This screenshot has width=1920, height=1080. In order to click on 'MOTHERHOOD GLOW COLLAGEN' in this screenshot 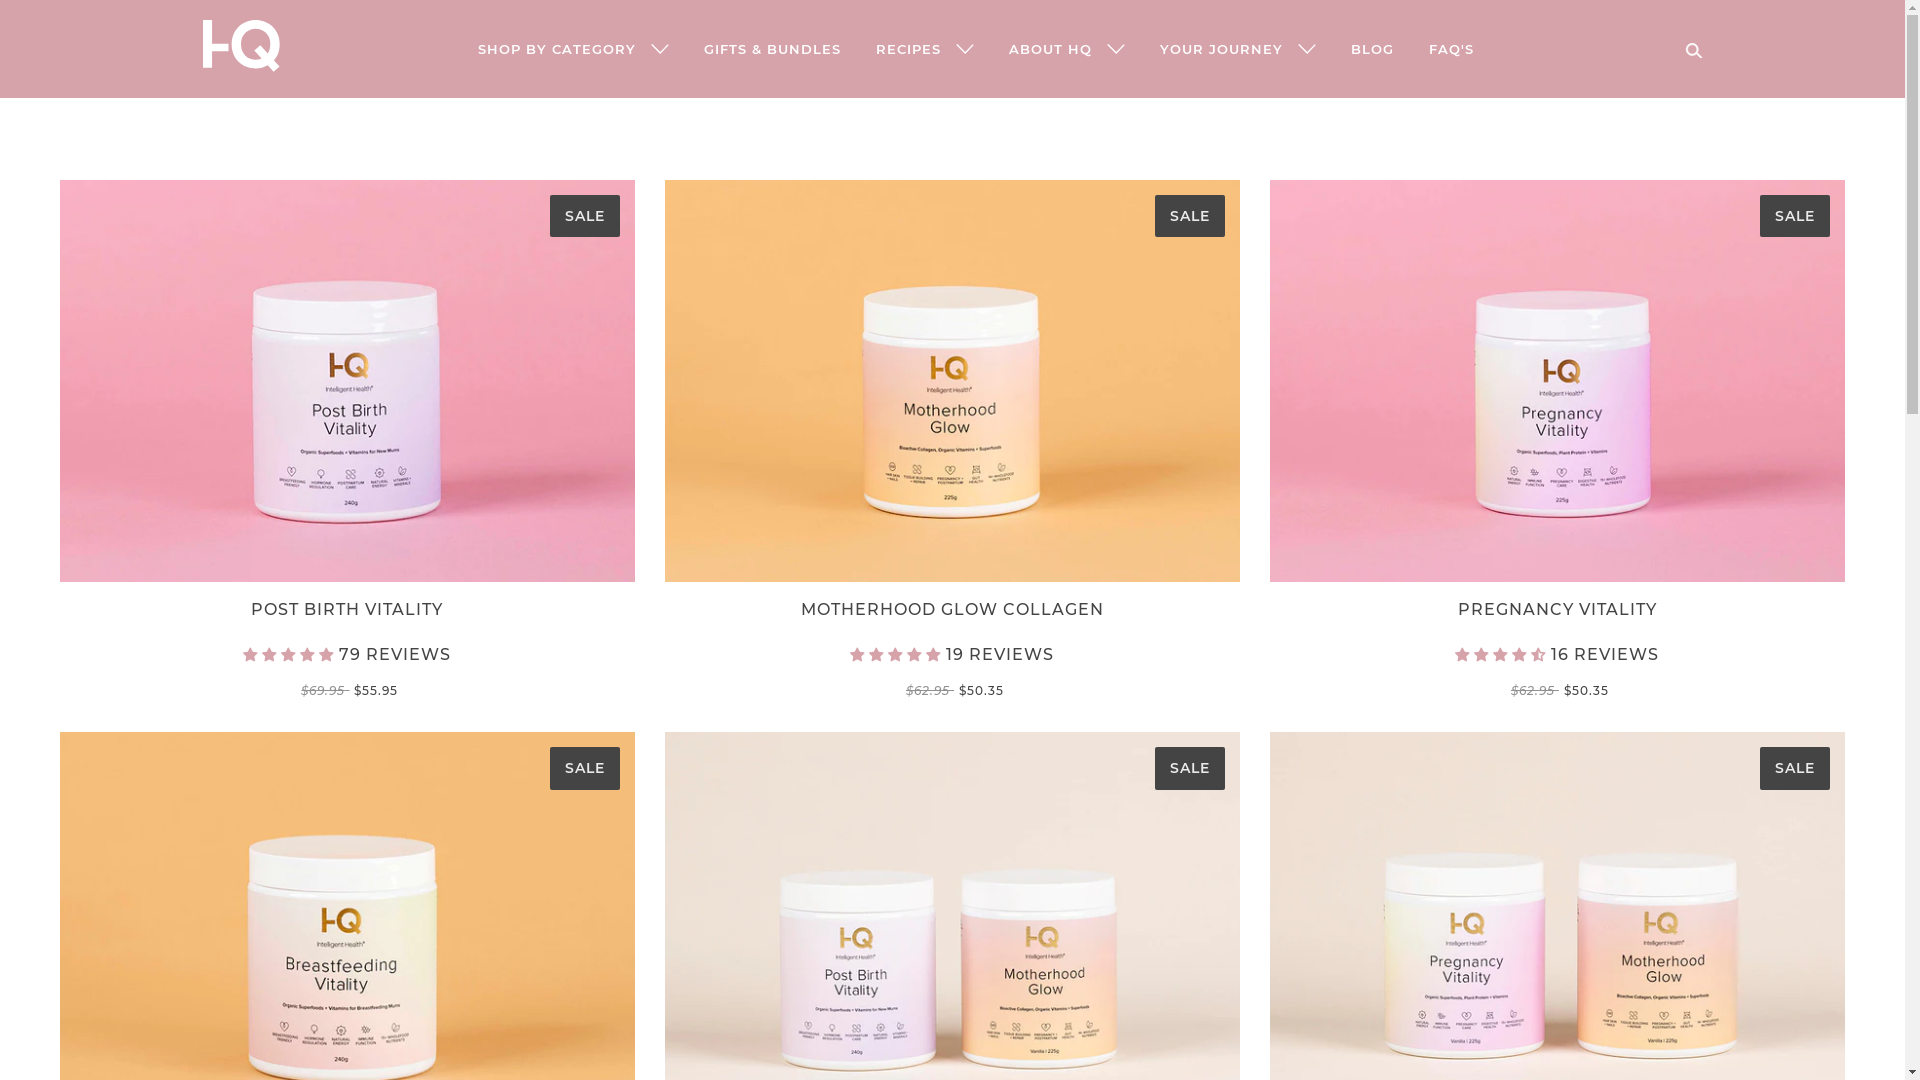, I will do `click(951, 613)`.